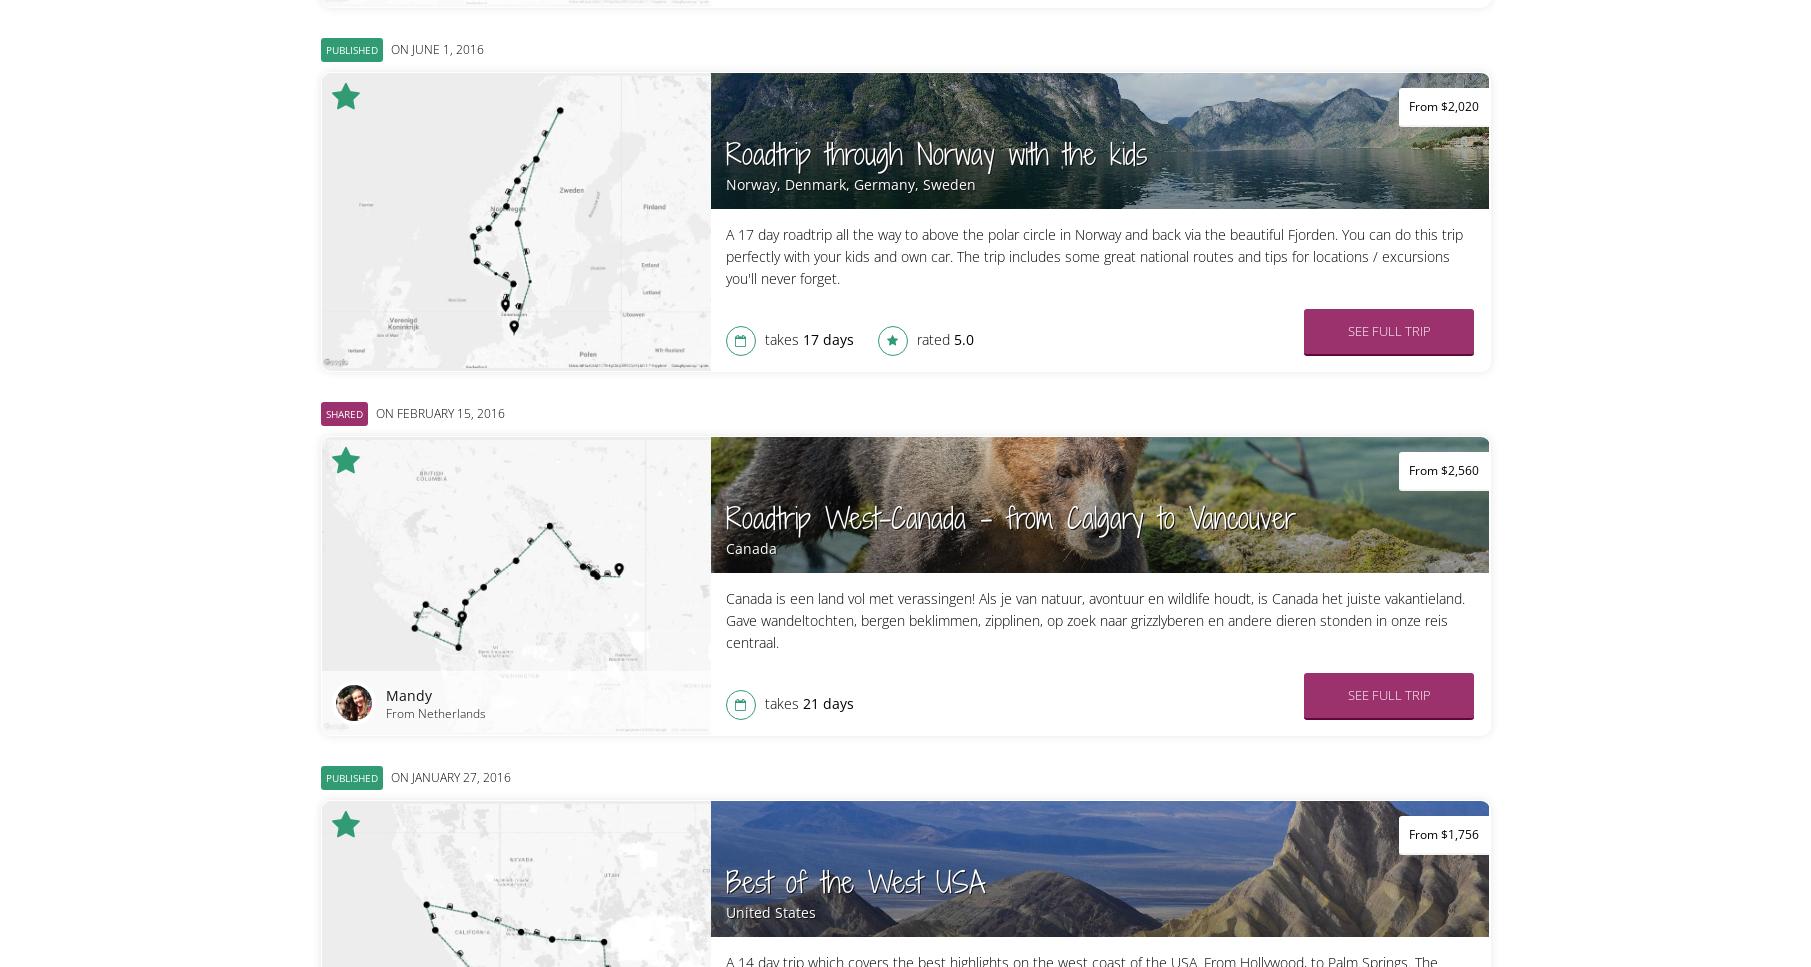 Image resolution: width=1811 pixels, height=967 pixels. I want to click on 'Shared', so click(342, 412).